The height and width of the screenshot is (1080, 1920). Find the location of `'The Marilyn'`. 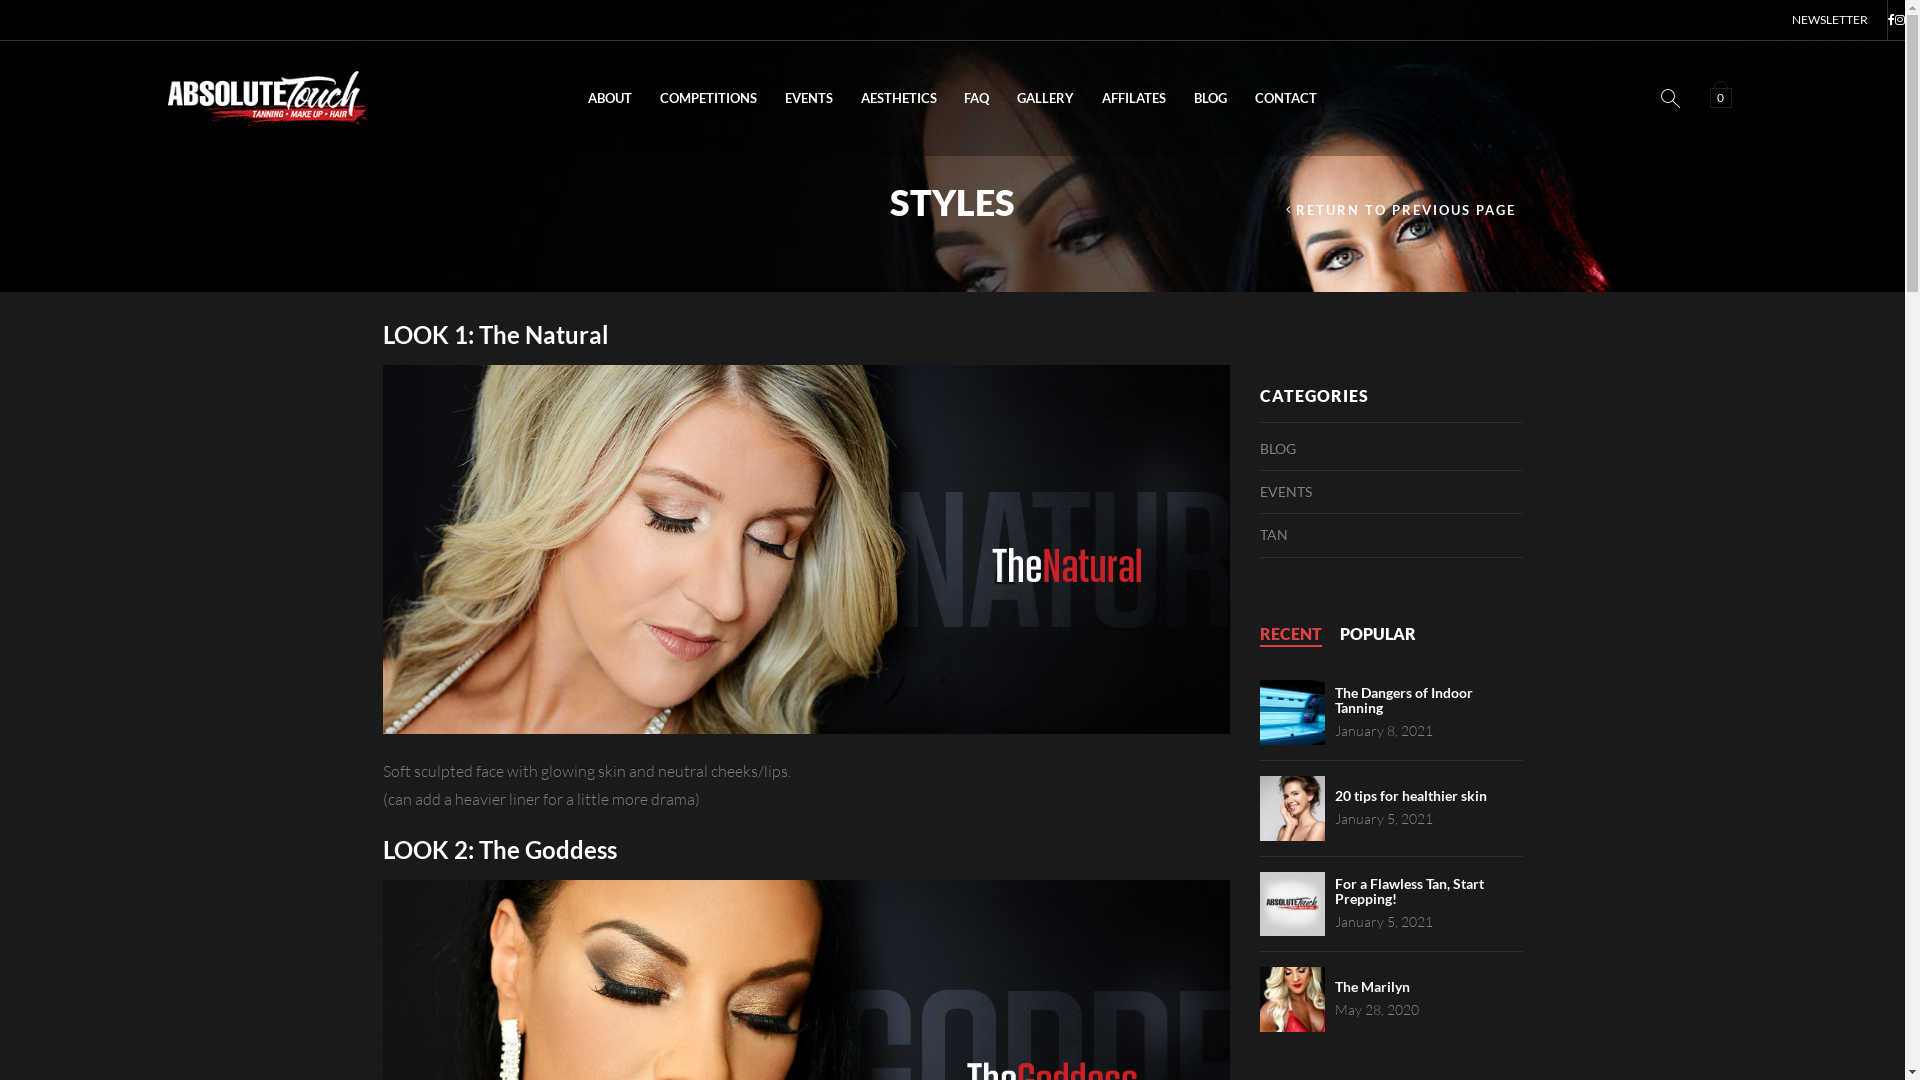

'The Marilyn' is located at coordinates (1334, 985).